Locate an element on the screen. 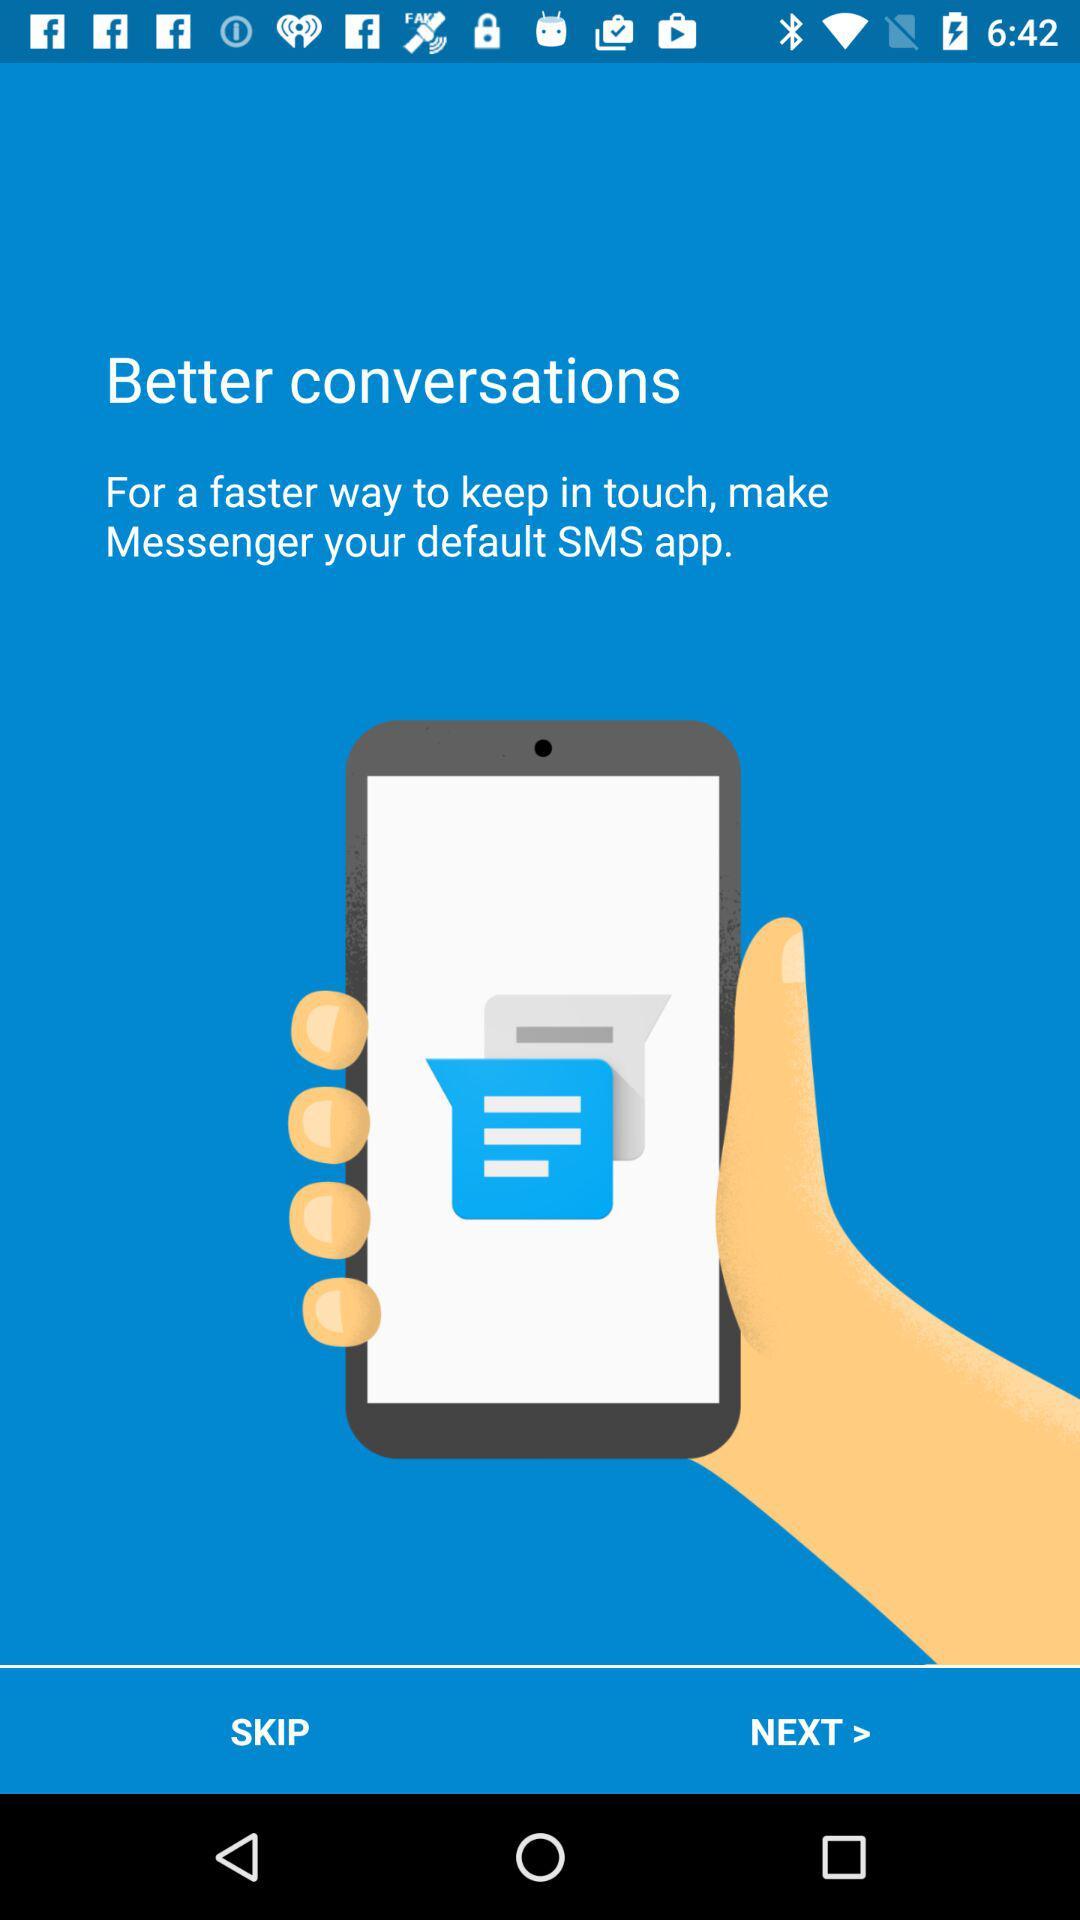 The height and width of the screenshot is (1920, 1080). the skip at the bottom left corner is located at coordinates (270, 1730).